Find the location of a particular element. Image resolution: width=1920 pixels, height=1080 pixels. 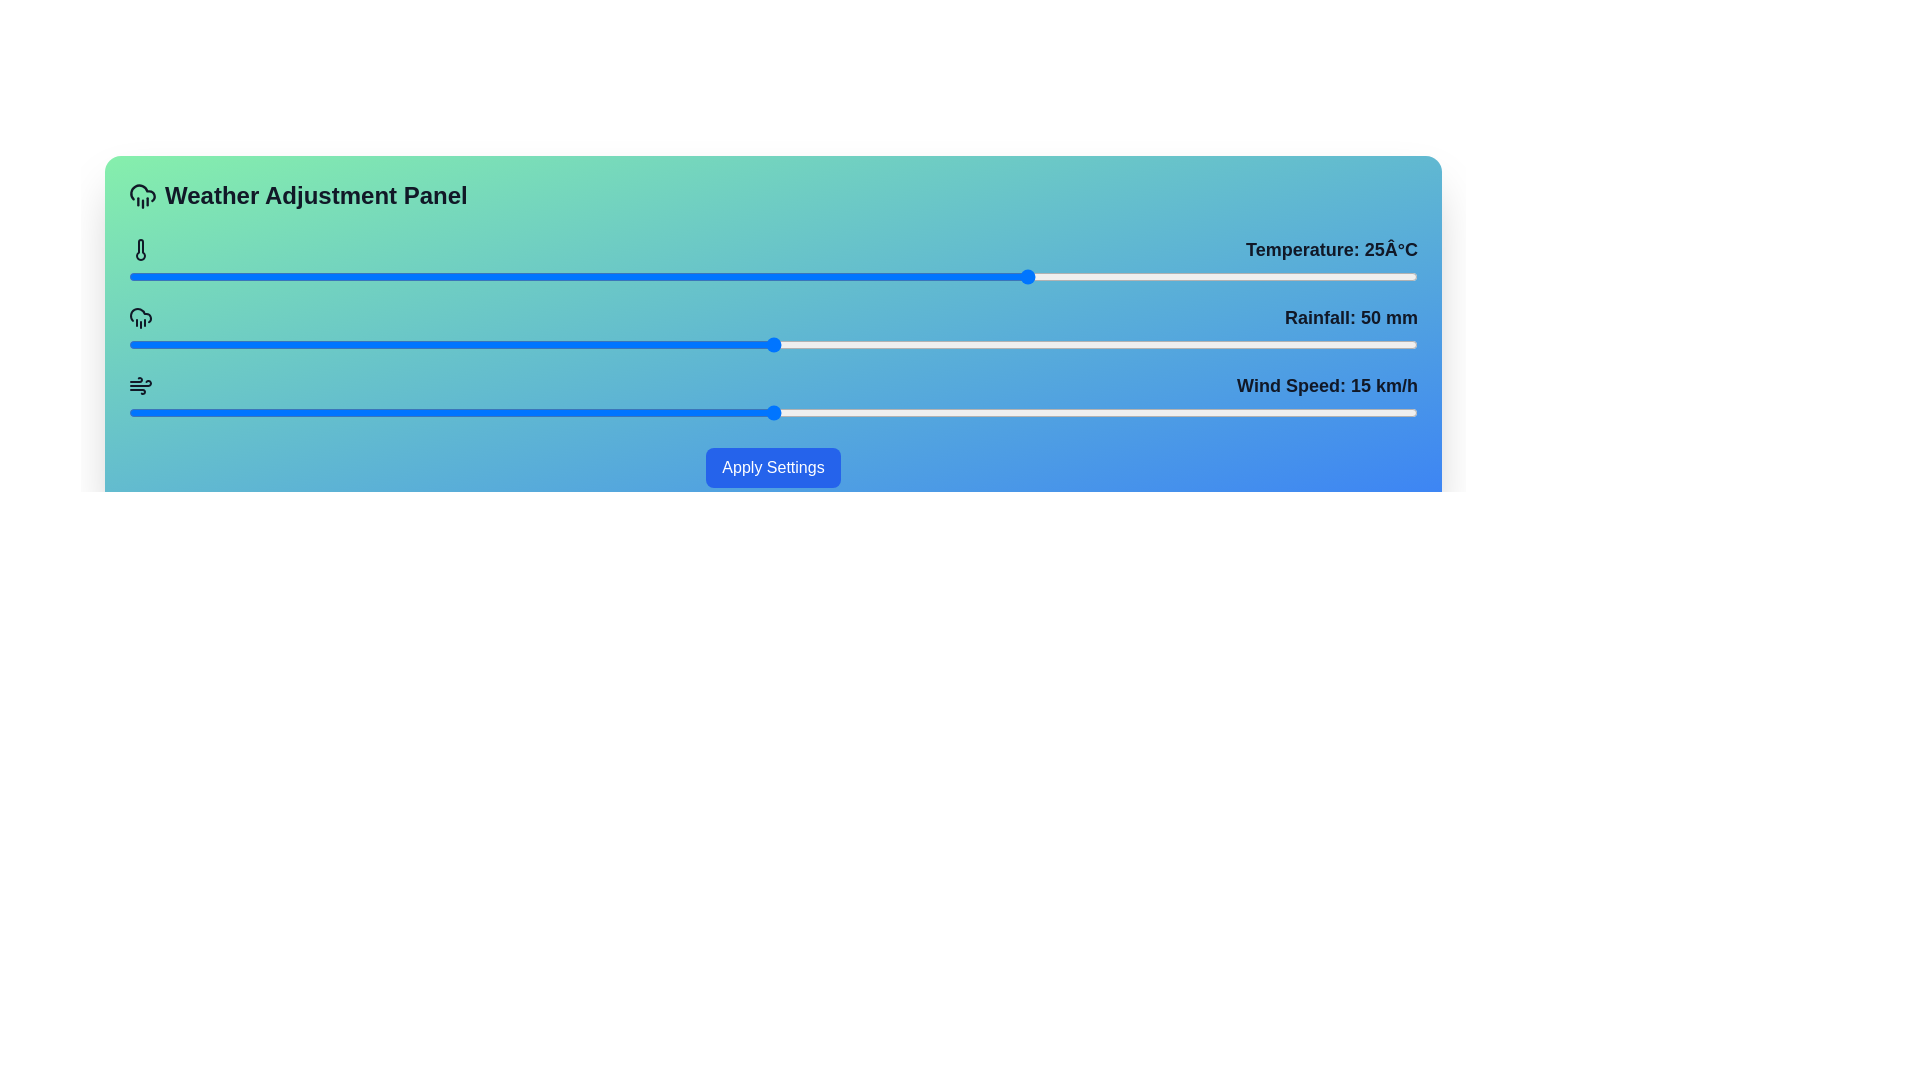

the temperature slider is located at coordinates (386, 277).